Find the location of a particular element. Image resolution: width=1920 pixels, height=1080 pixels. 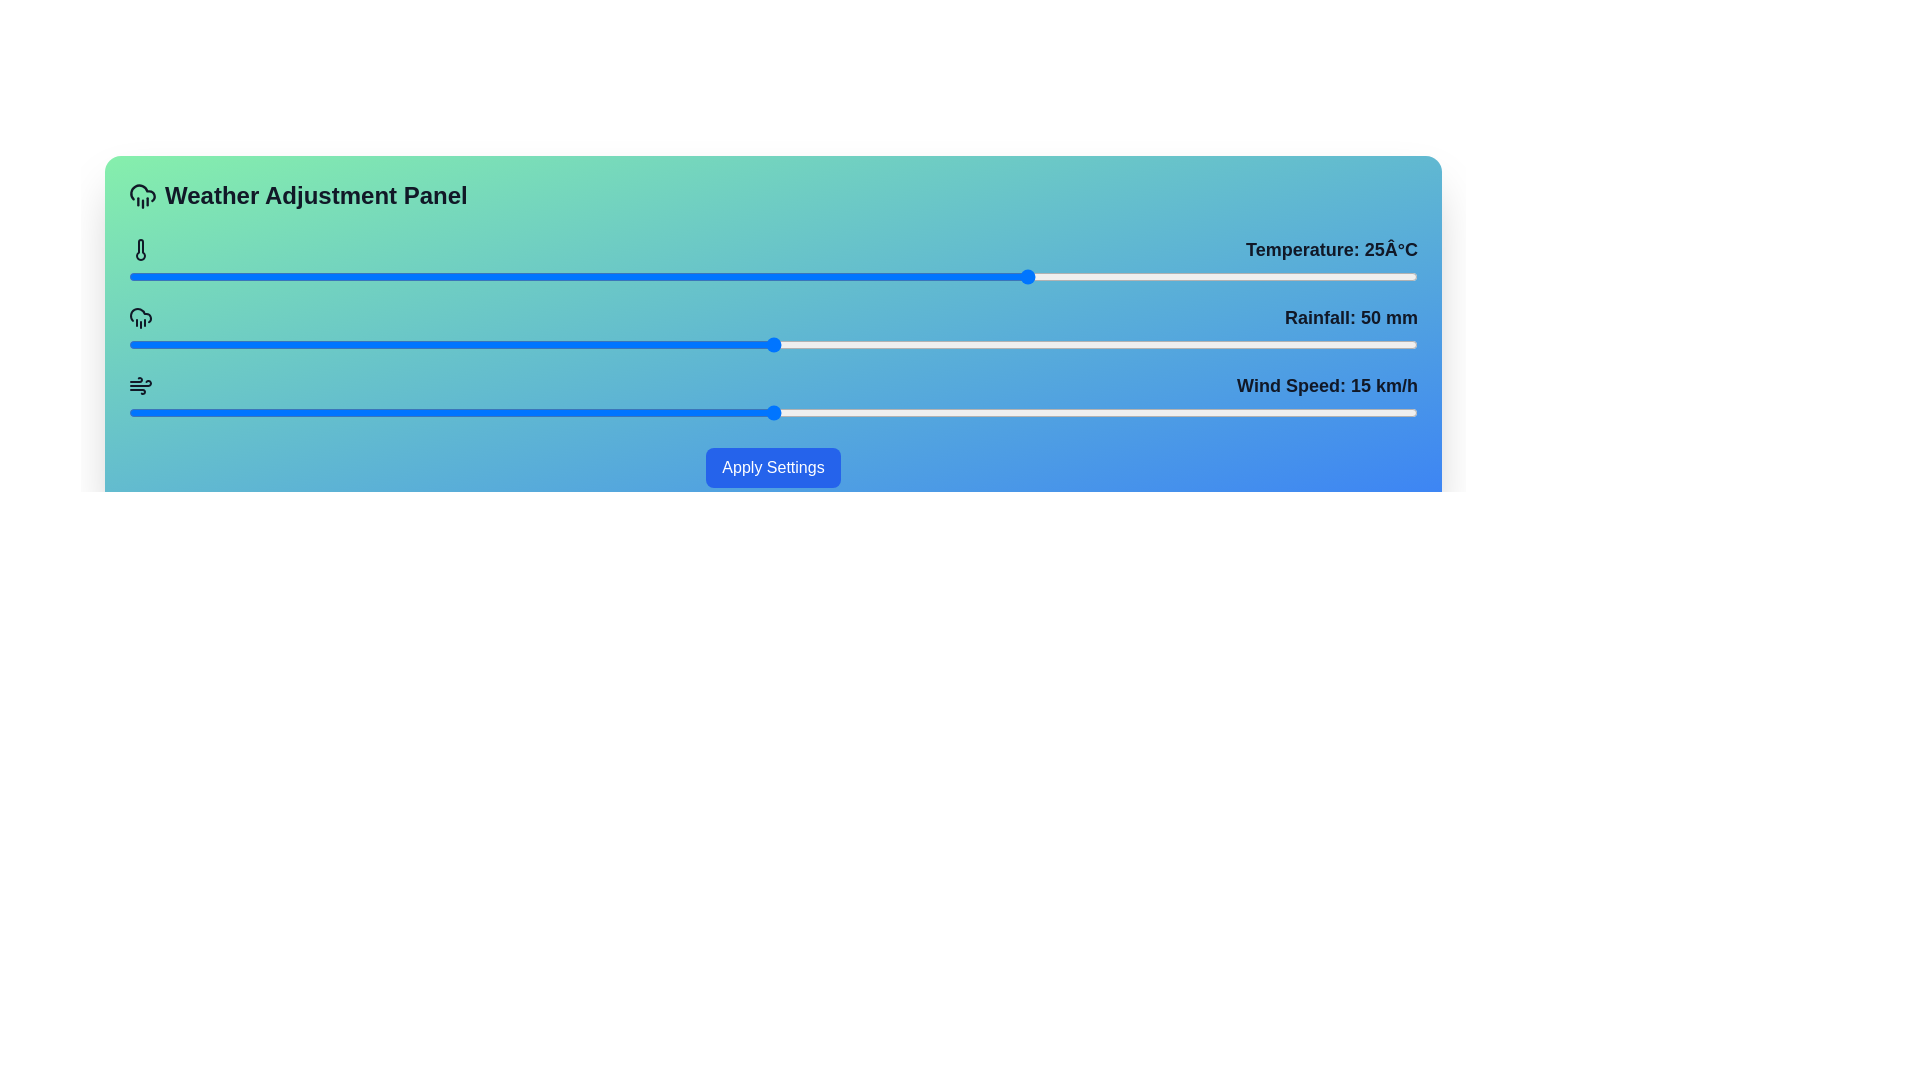

the temperature slider is located at coordinates (386, 277).